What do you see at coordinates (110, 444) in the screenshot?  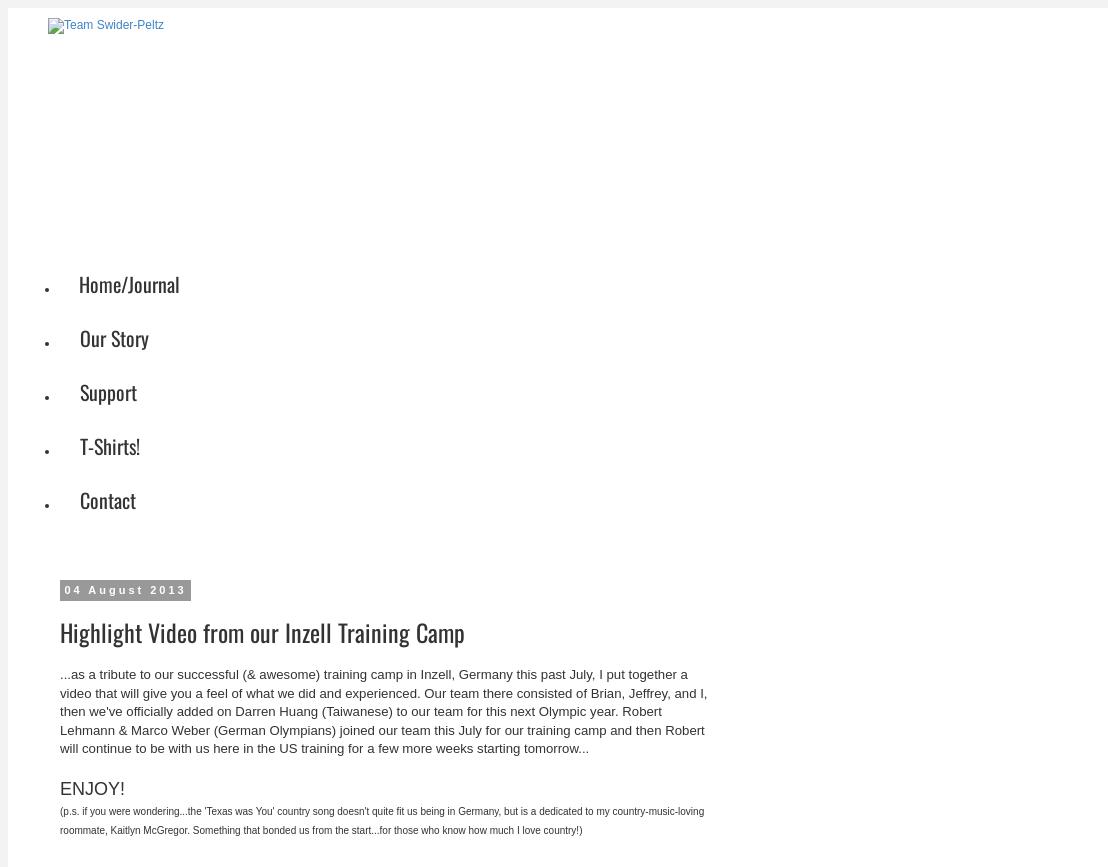 I see `'T-Shirts!'` at bounding box center [110, 444].